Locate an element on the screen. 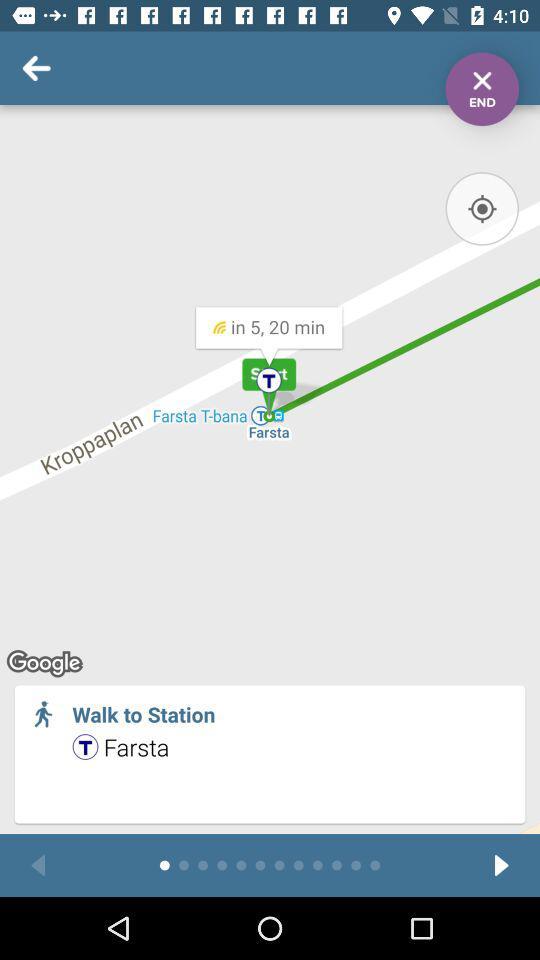 This screenshot has height=960, width=540. the play icon is located at coordinates (500, 864).